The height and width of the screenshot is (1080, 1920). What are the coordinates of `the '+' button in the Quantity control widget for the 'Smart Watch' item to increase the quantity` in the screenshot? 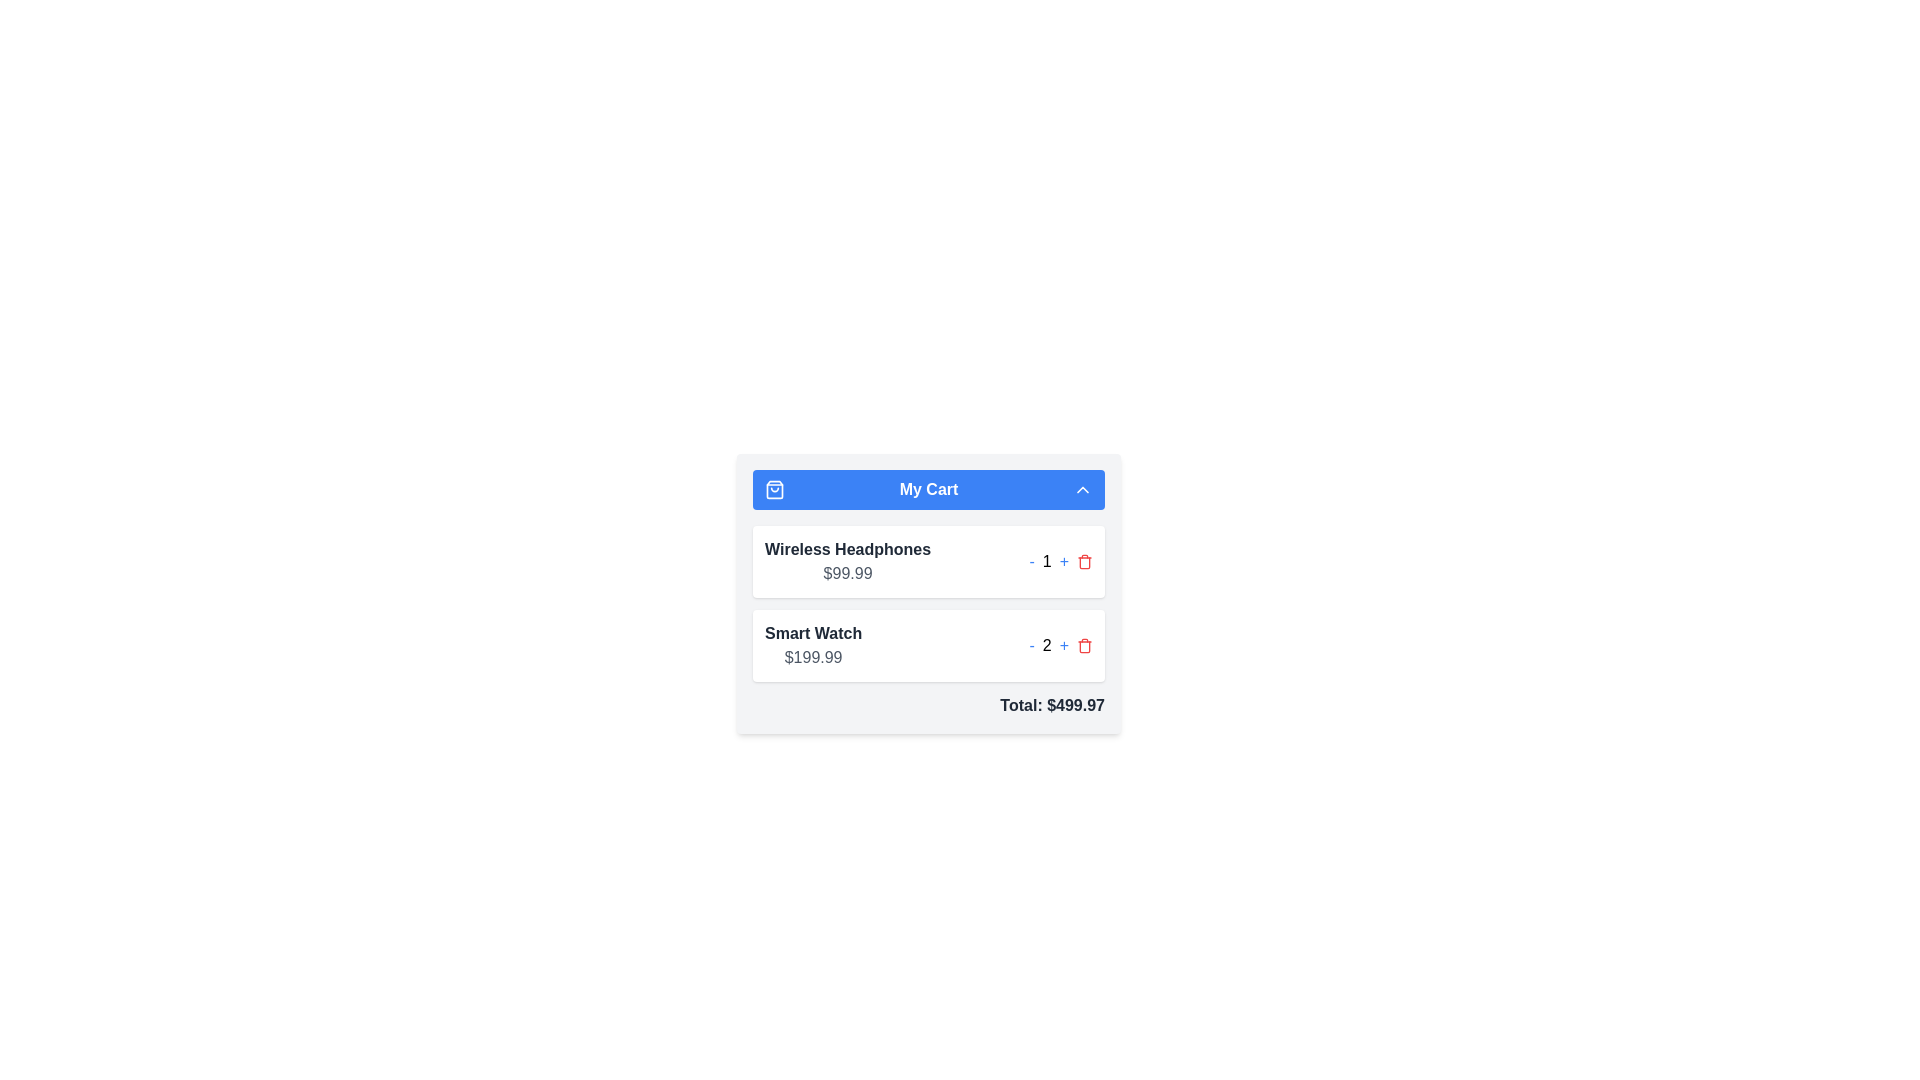 It's located at (1060, 645).